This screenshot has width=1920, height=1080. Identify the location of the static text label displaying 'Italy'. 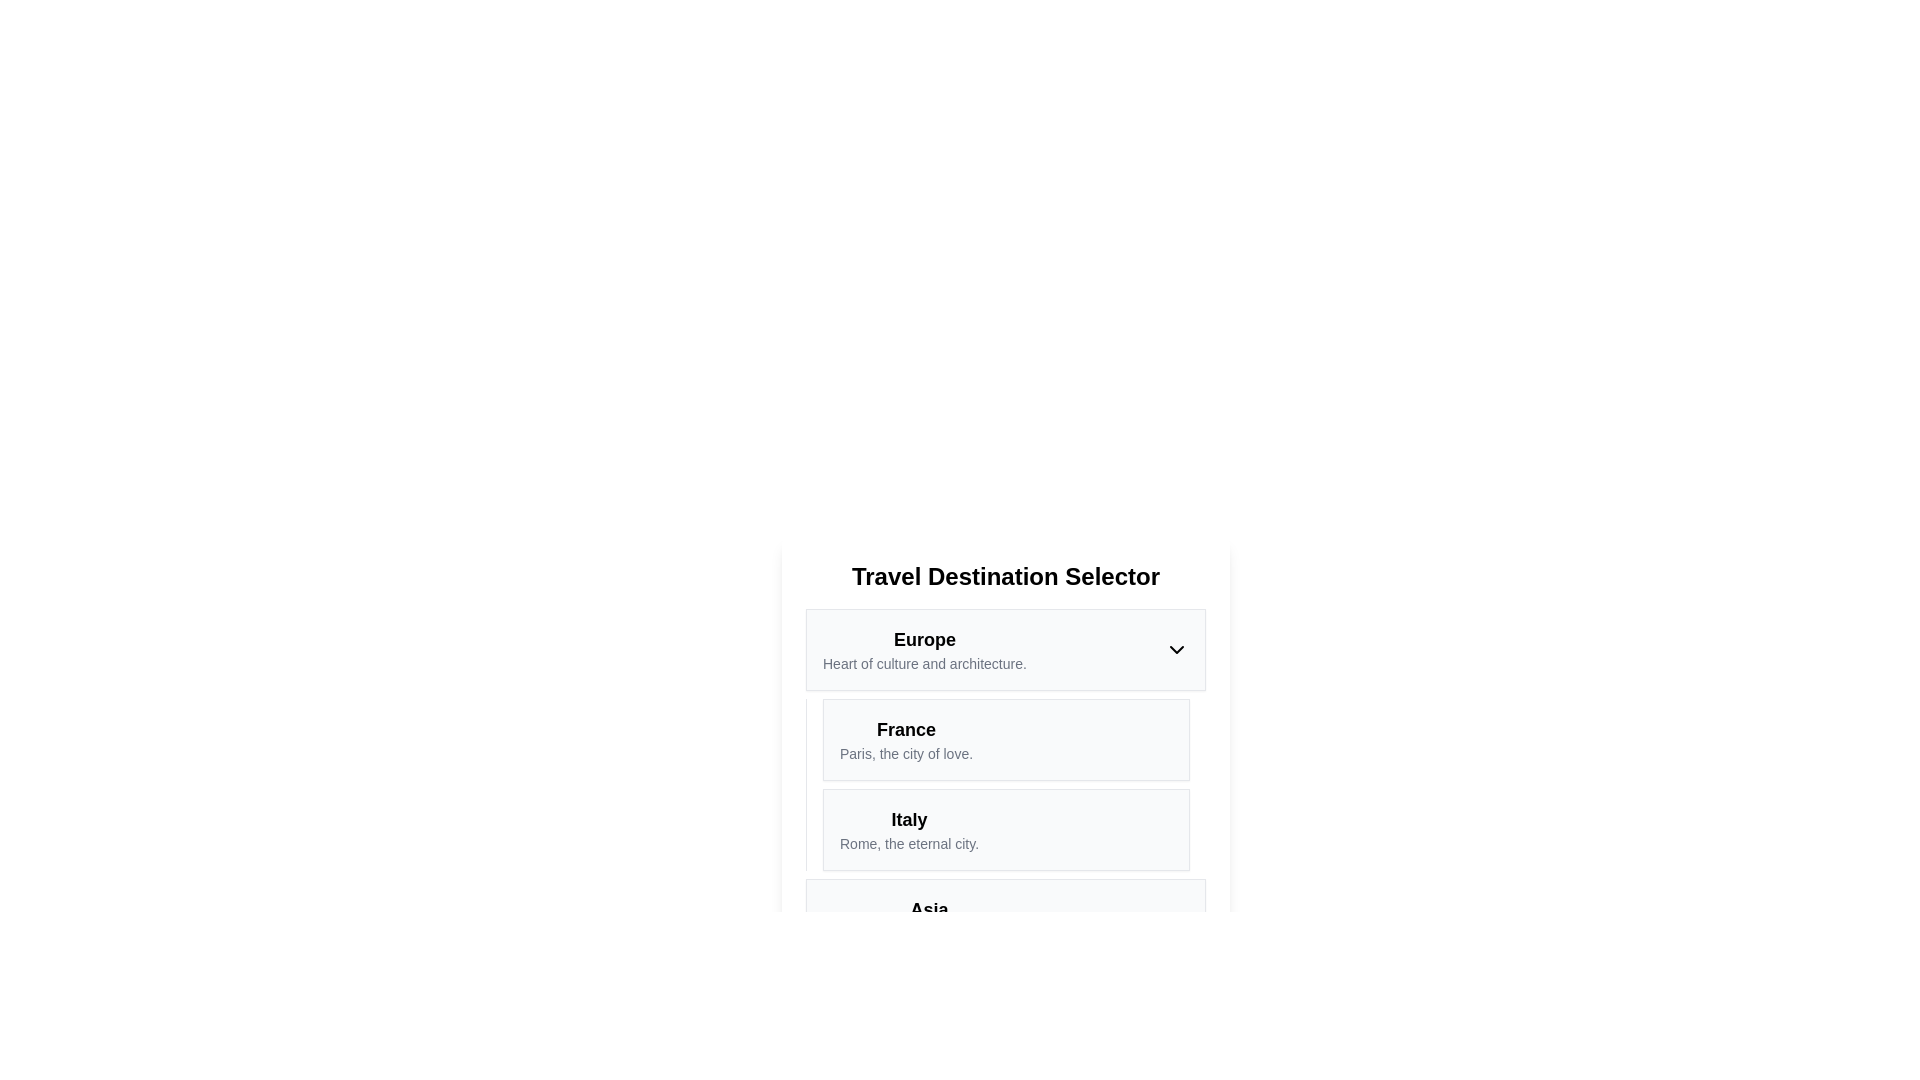
(908, 829).